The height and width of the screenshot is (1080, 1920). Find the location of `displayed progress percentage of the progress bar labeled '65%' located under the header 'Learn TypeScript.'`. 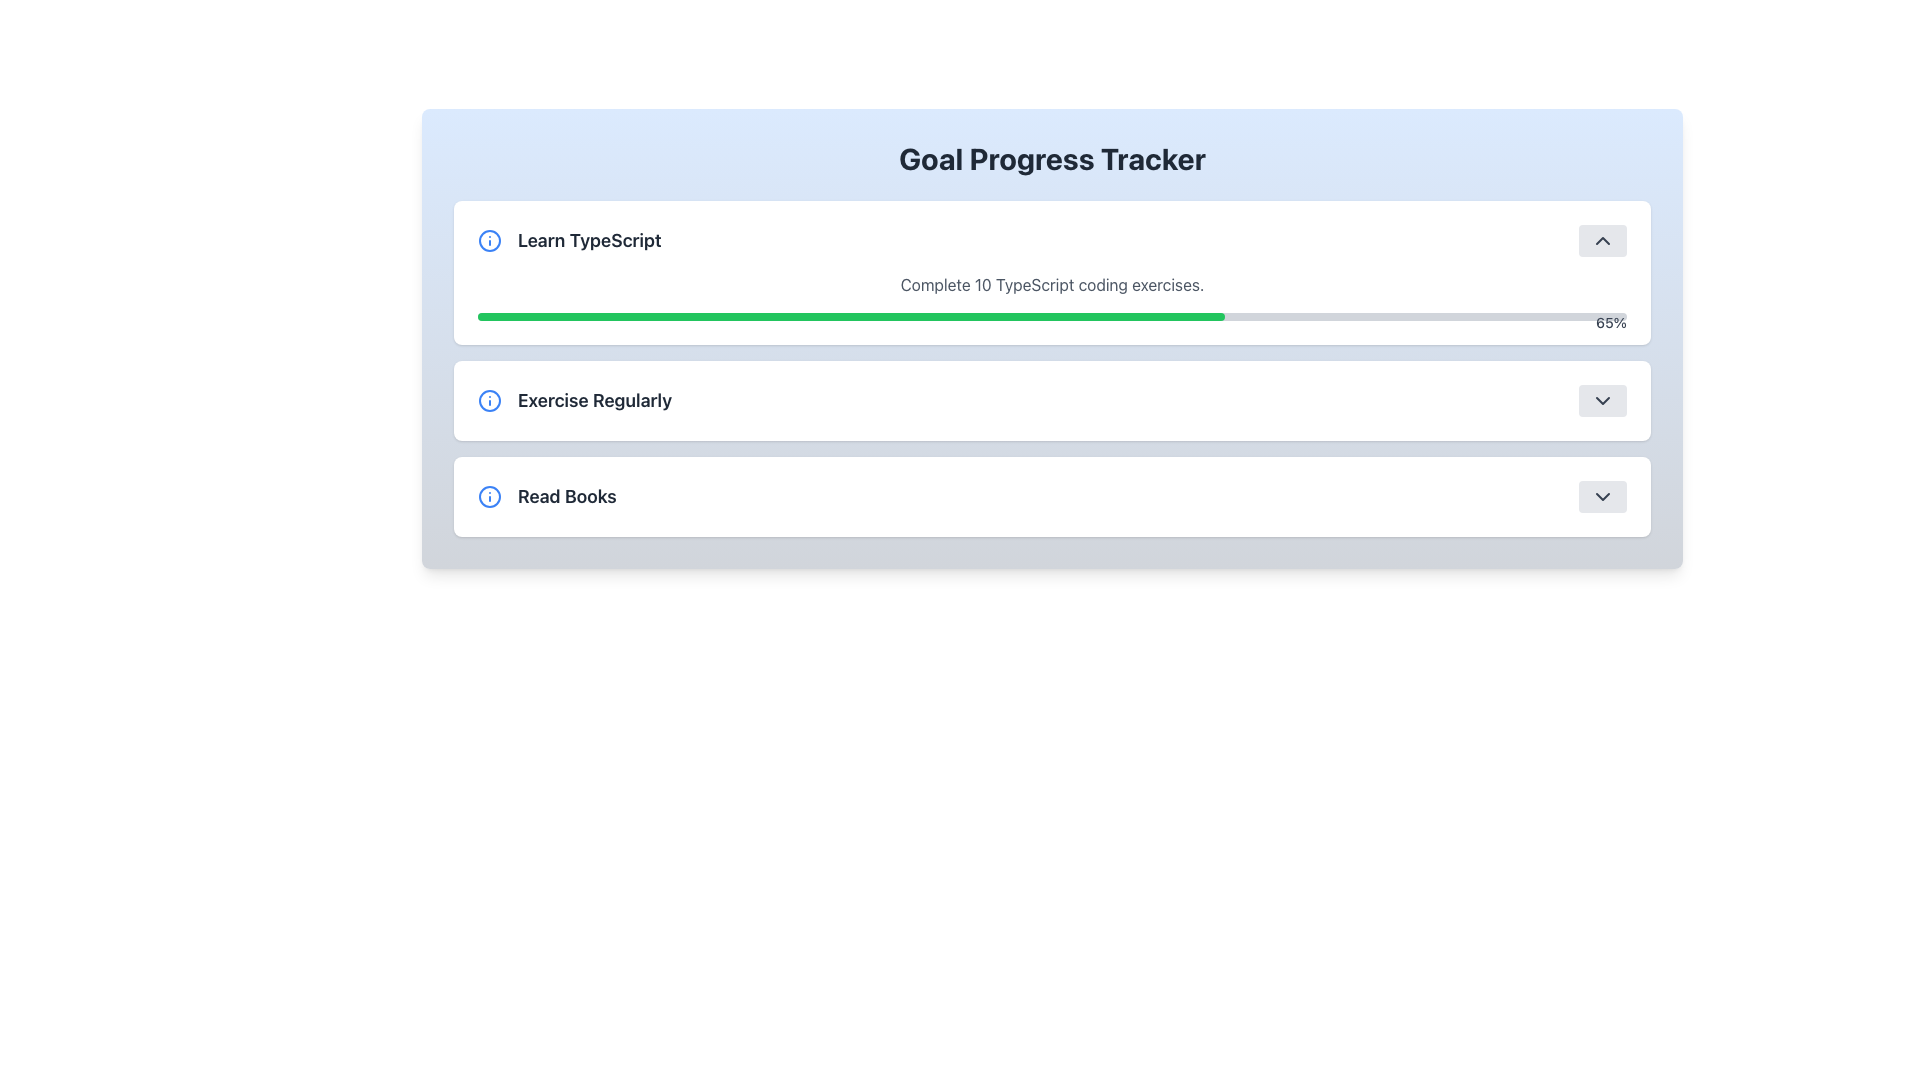

displayed progress percentage of the progress bar labeled '65%' located under the header 'Learn TypeScript.' is located at coordinates (1051, 297).